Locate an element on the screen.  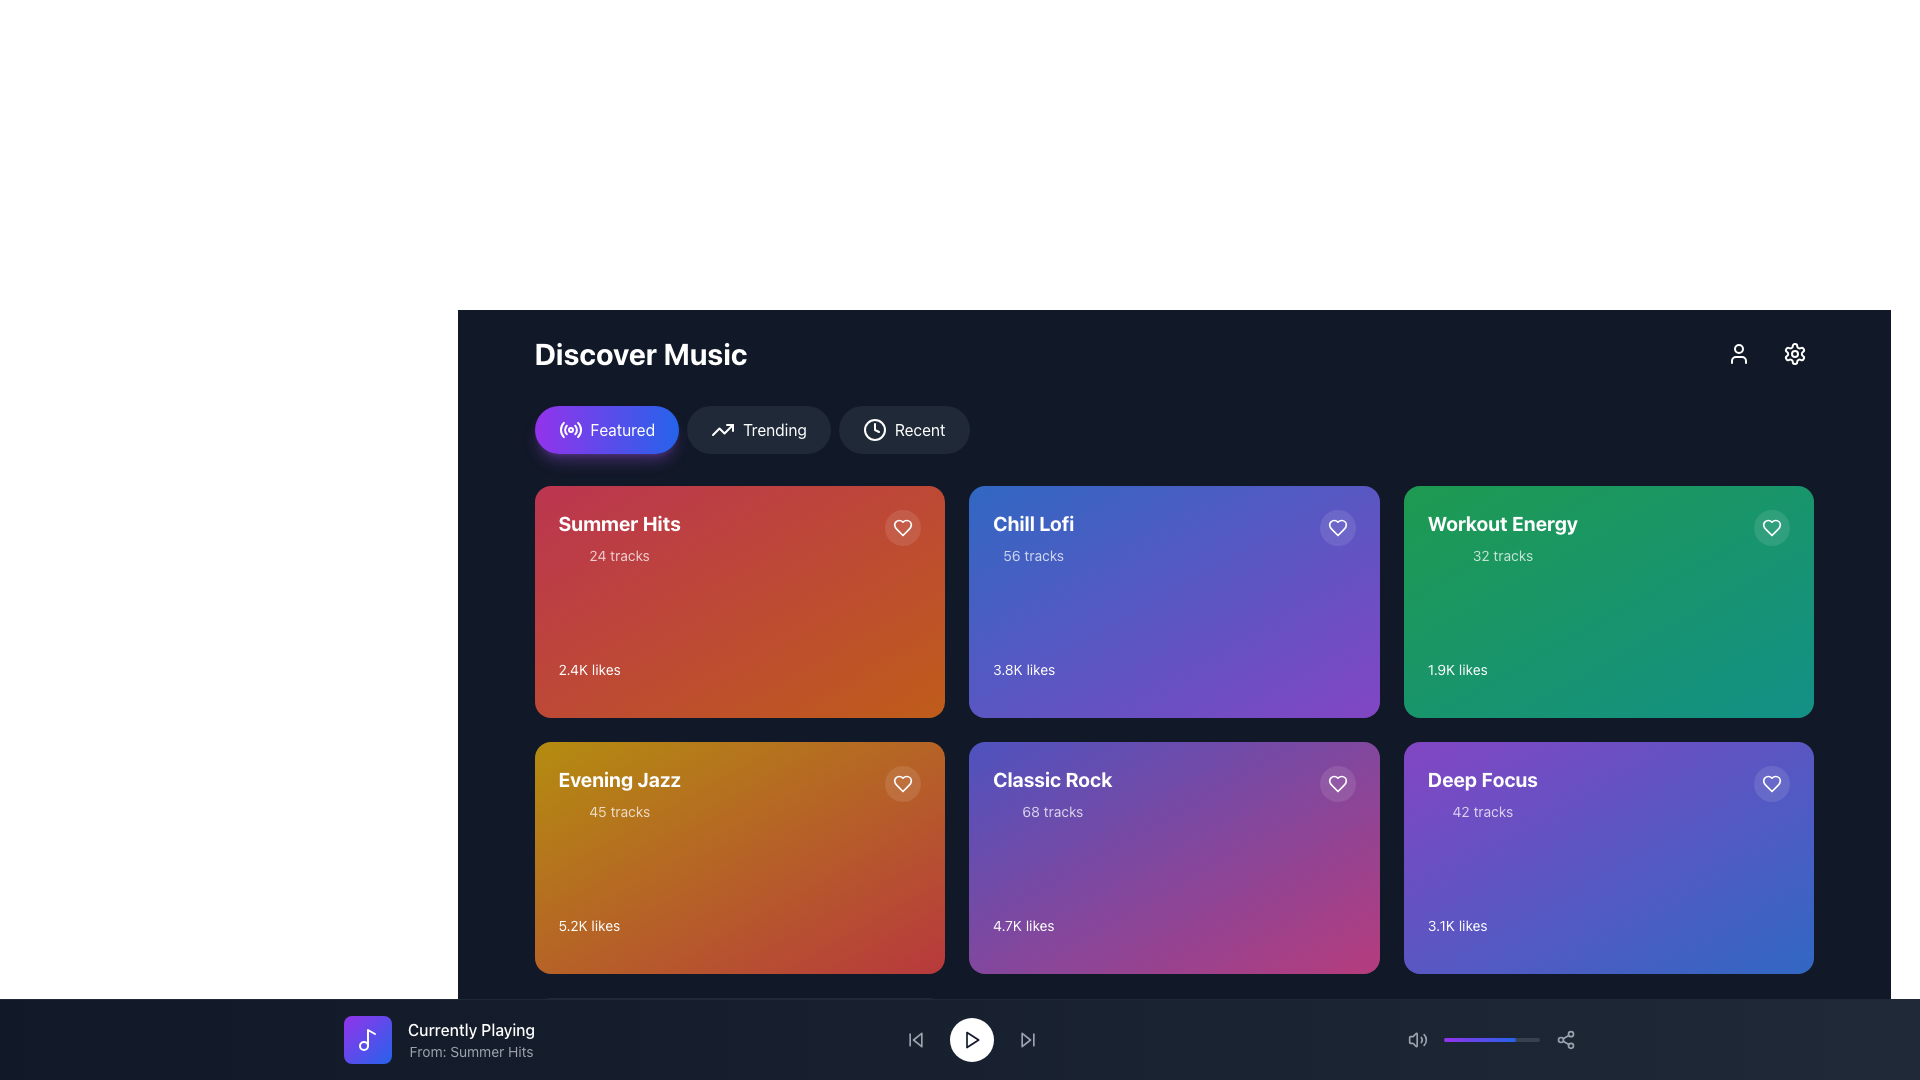
the triangular play button within the circular button located in the bottom-right corner of the 'Evening Jazz' media card is located at coordinates (897, 956).